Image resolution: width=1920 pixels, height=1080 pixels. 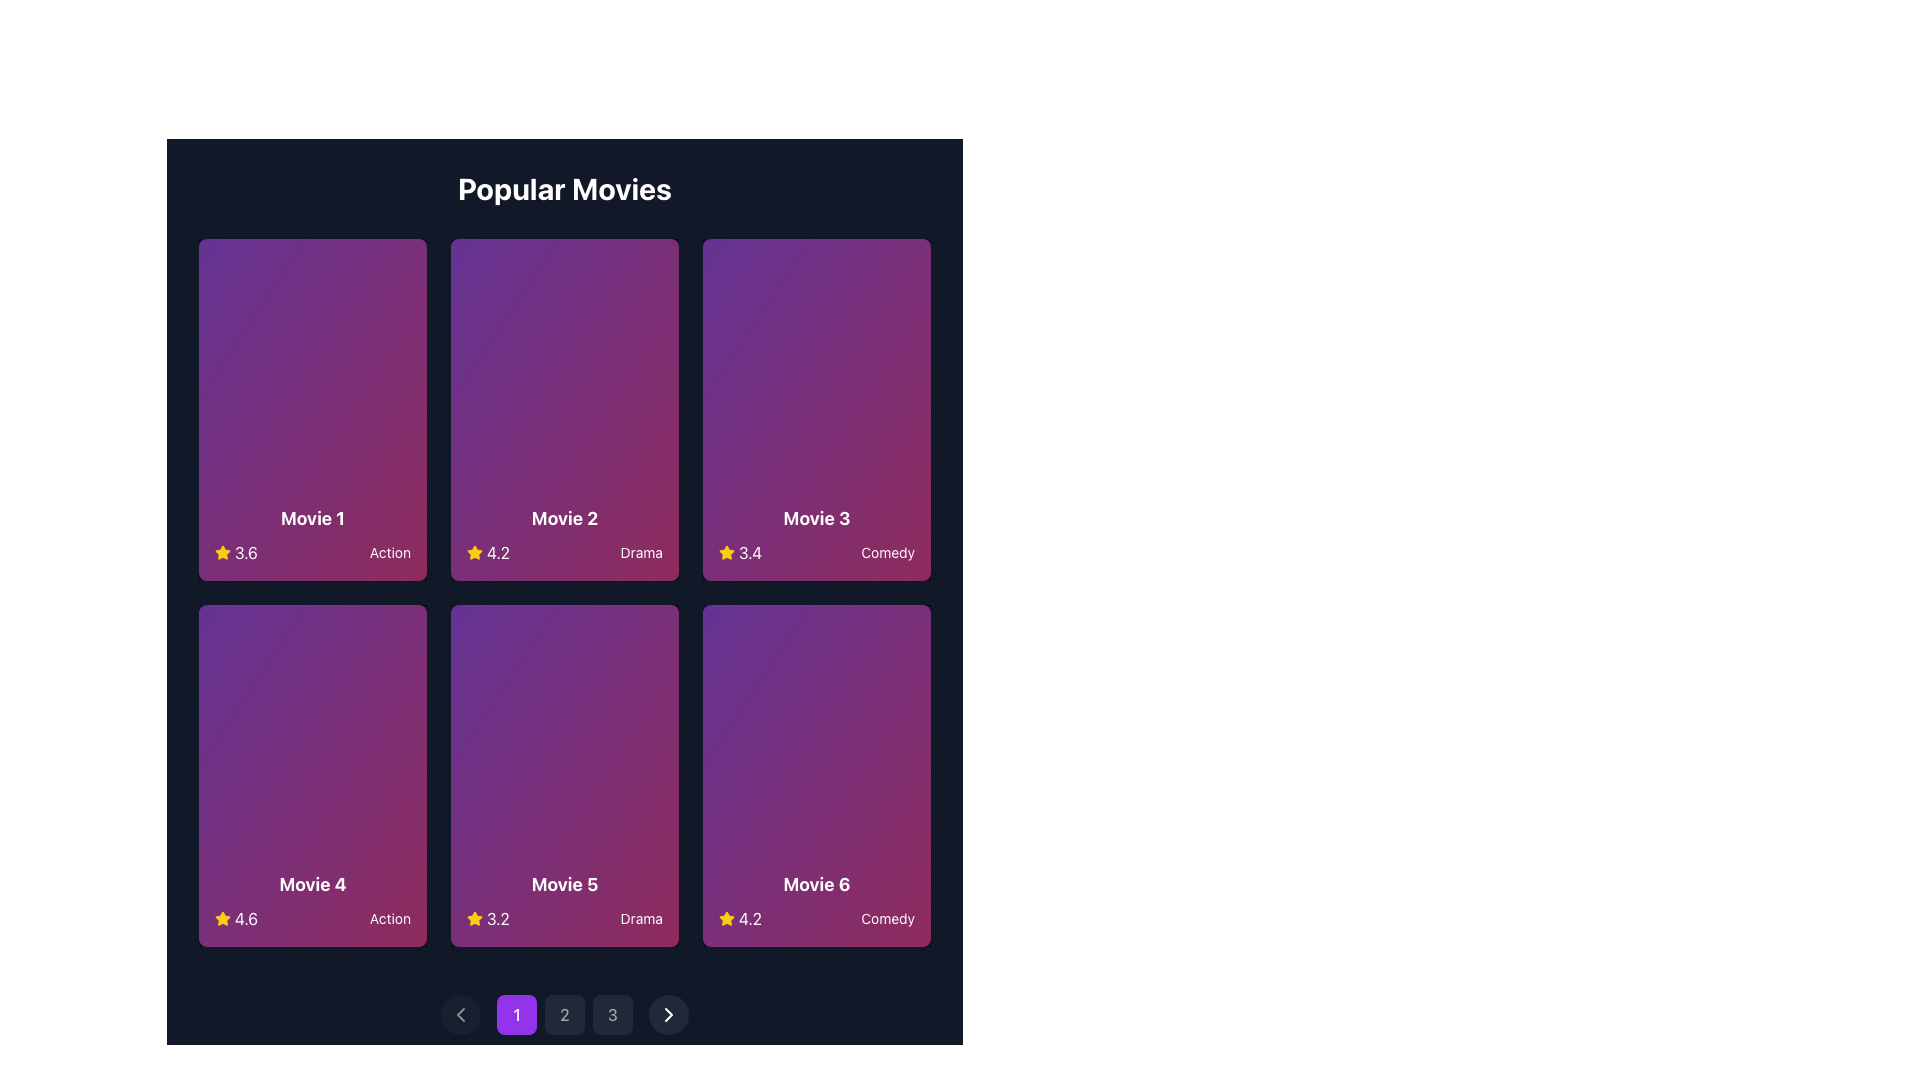 I want to click on the text label displaying the numerical rating '4.6' next to the yellow star icon in the 'Movie 4' card, so click(x=236, y=918).